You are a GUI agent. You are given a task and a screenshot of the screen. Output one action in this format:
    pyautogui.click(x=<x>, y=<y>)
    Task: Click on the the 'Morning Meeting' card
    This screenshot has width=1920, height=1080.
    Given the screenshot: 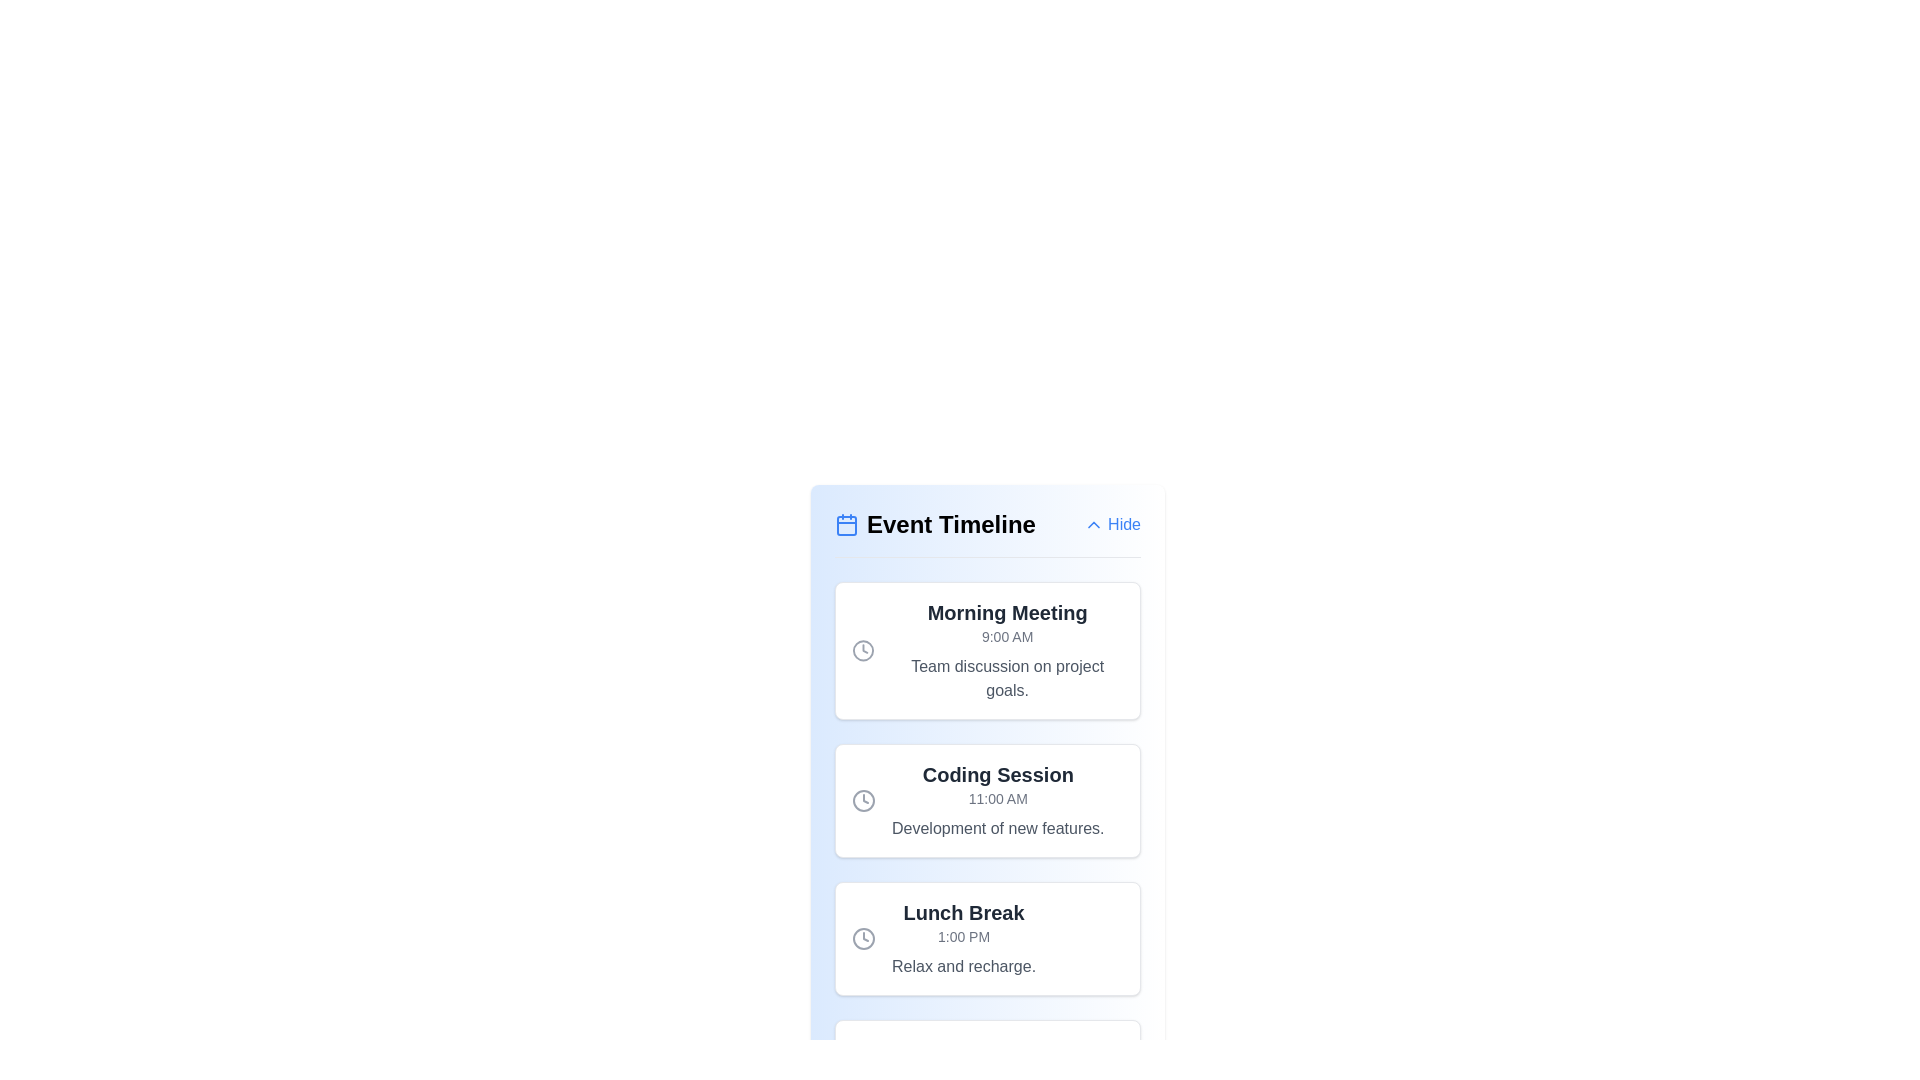 What is the action you would take?
    pyautogui.click(x=988, y=651)
    